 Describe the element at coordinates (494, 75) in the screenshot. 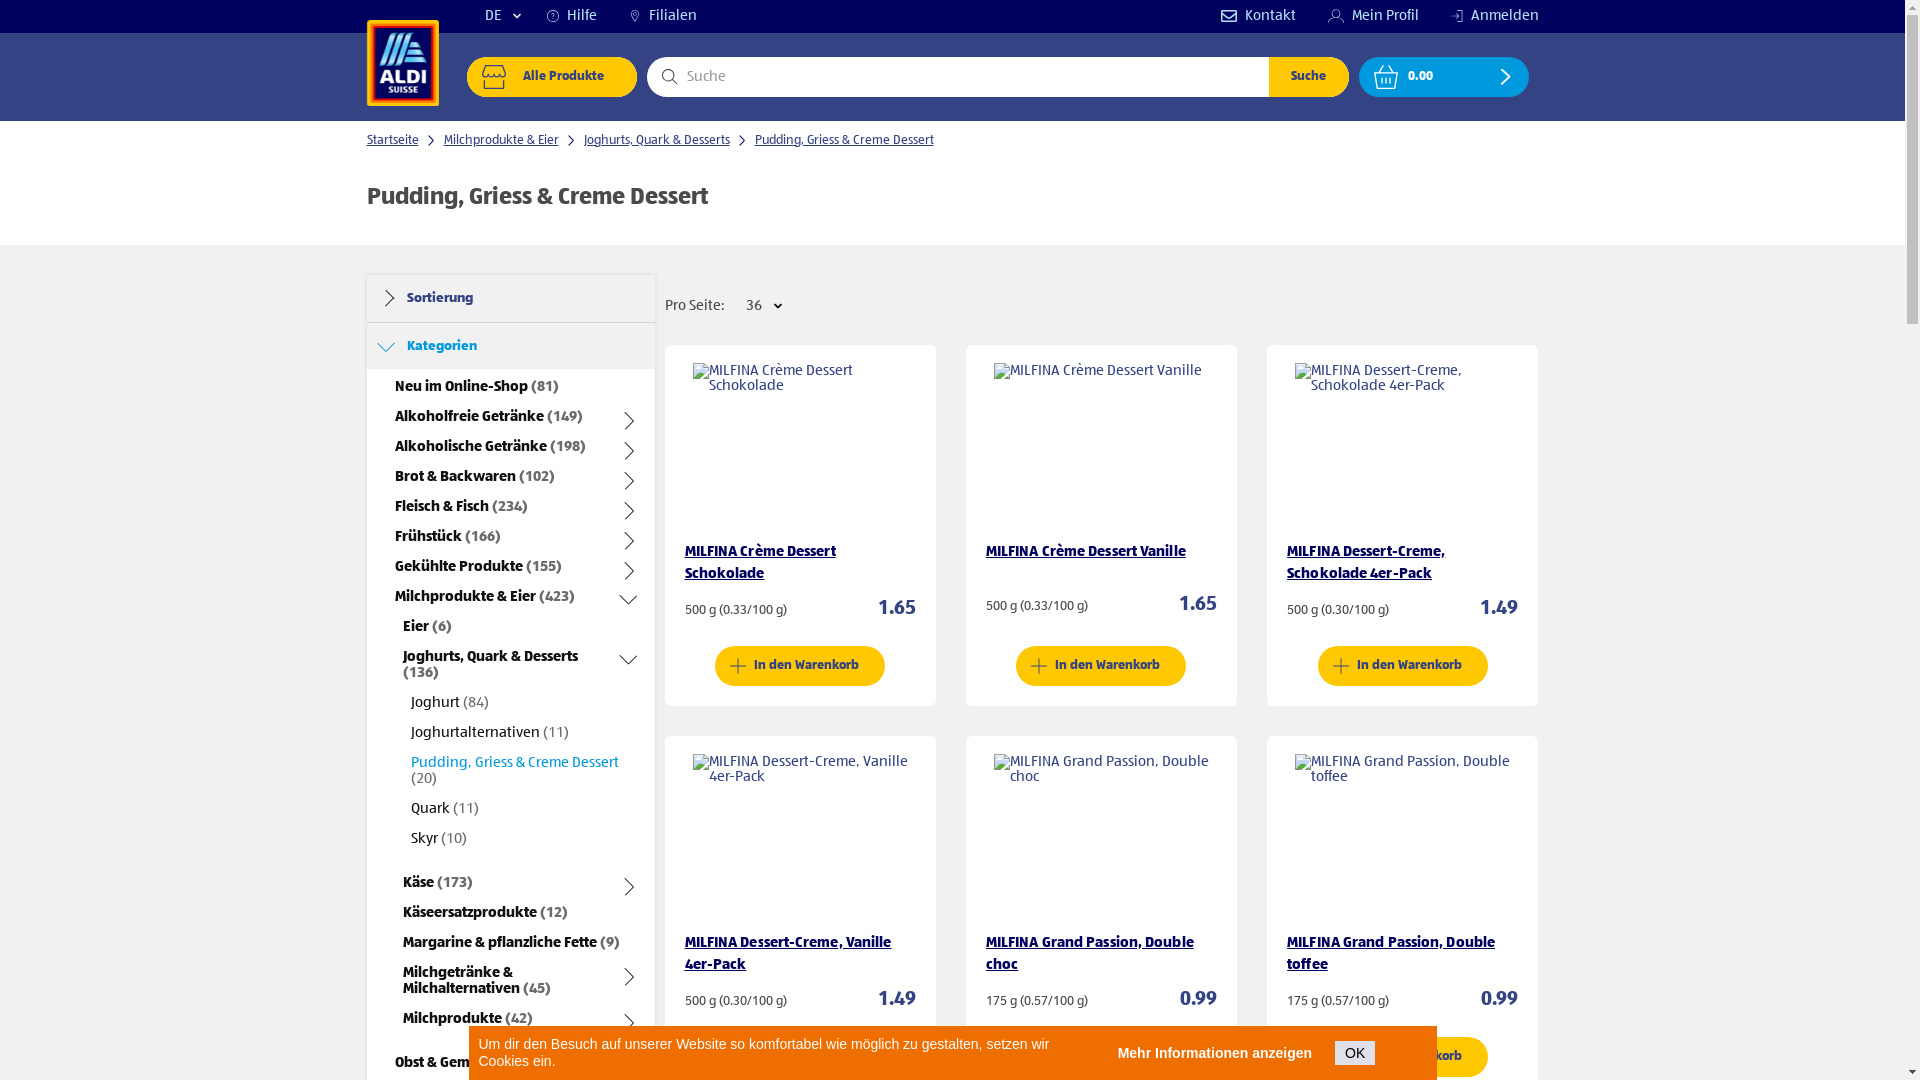

I see `'shop'` at that location.